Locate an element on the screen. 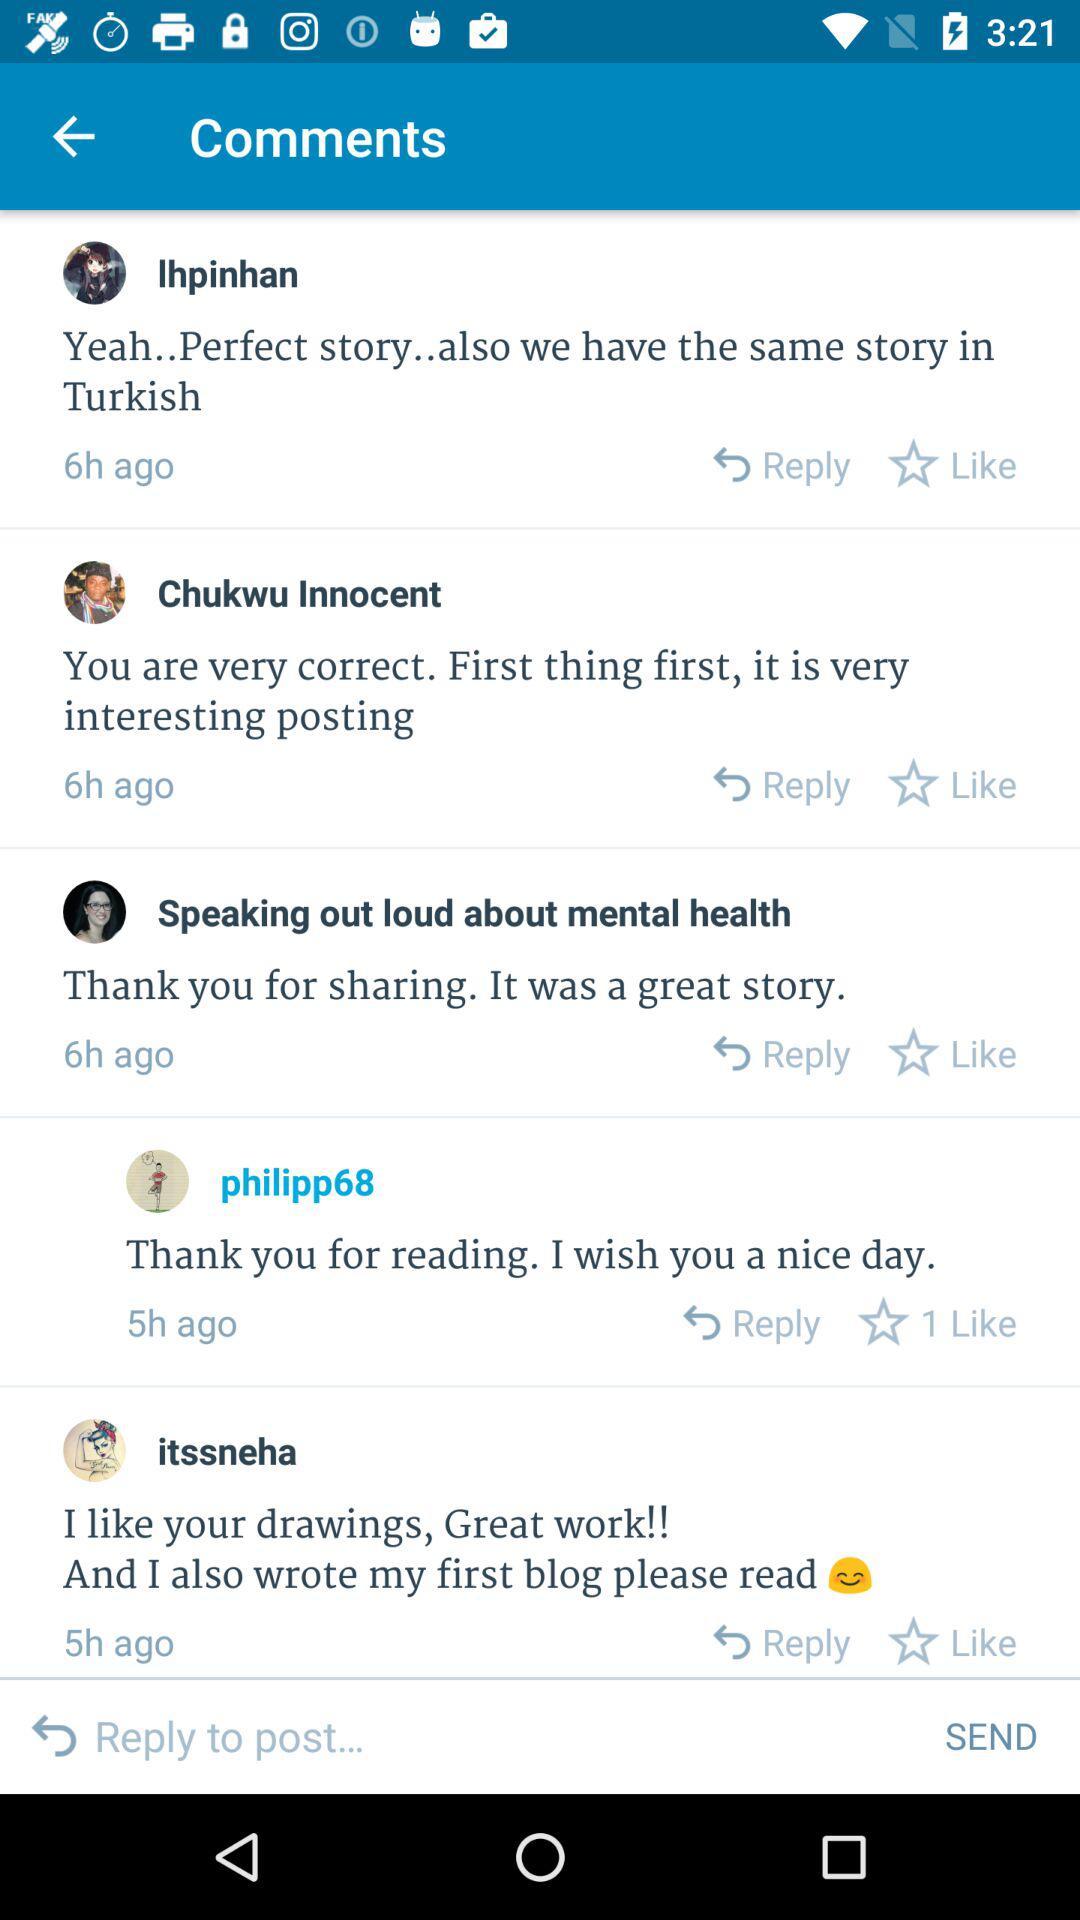 This screenshot has width=1080, height=1920. the lhpinhan item is located at coordinates (226, 272).